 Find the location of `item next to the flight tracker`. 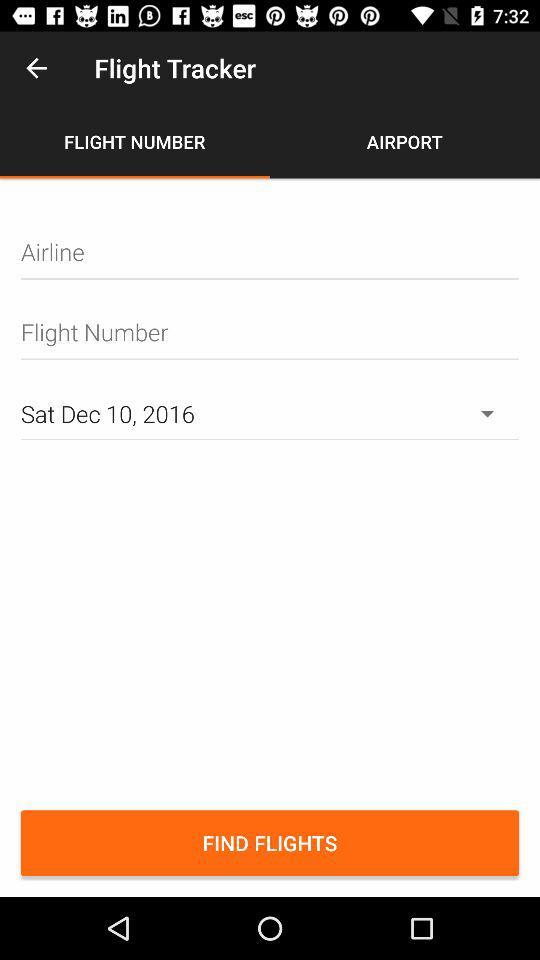

item next to the flight tracker is located at coordinates (36, 68).